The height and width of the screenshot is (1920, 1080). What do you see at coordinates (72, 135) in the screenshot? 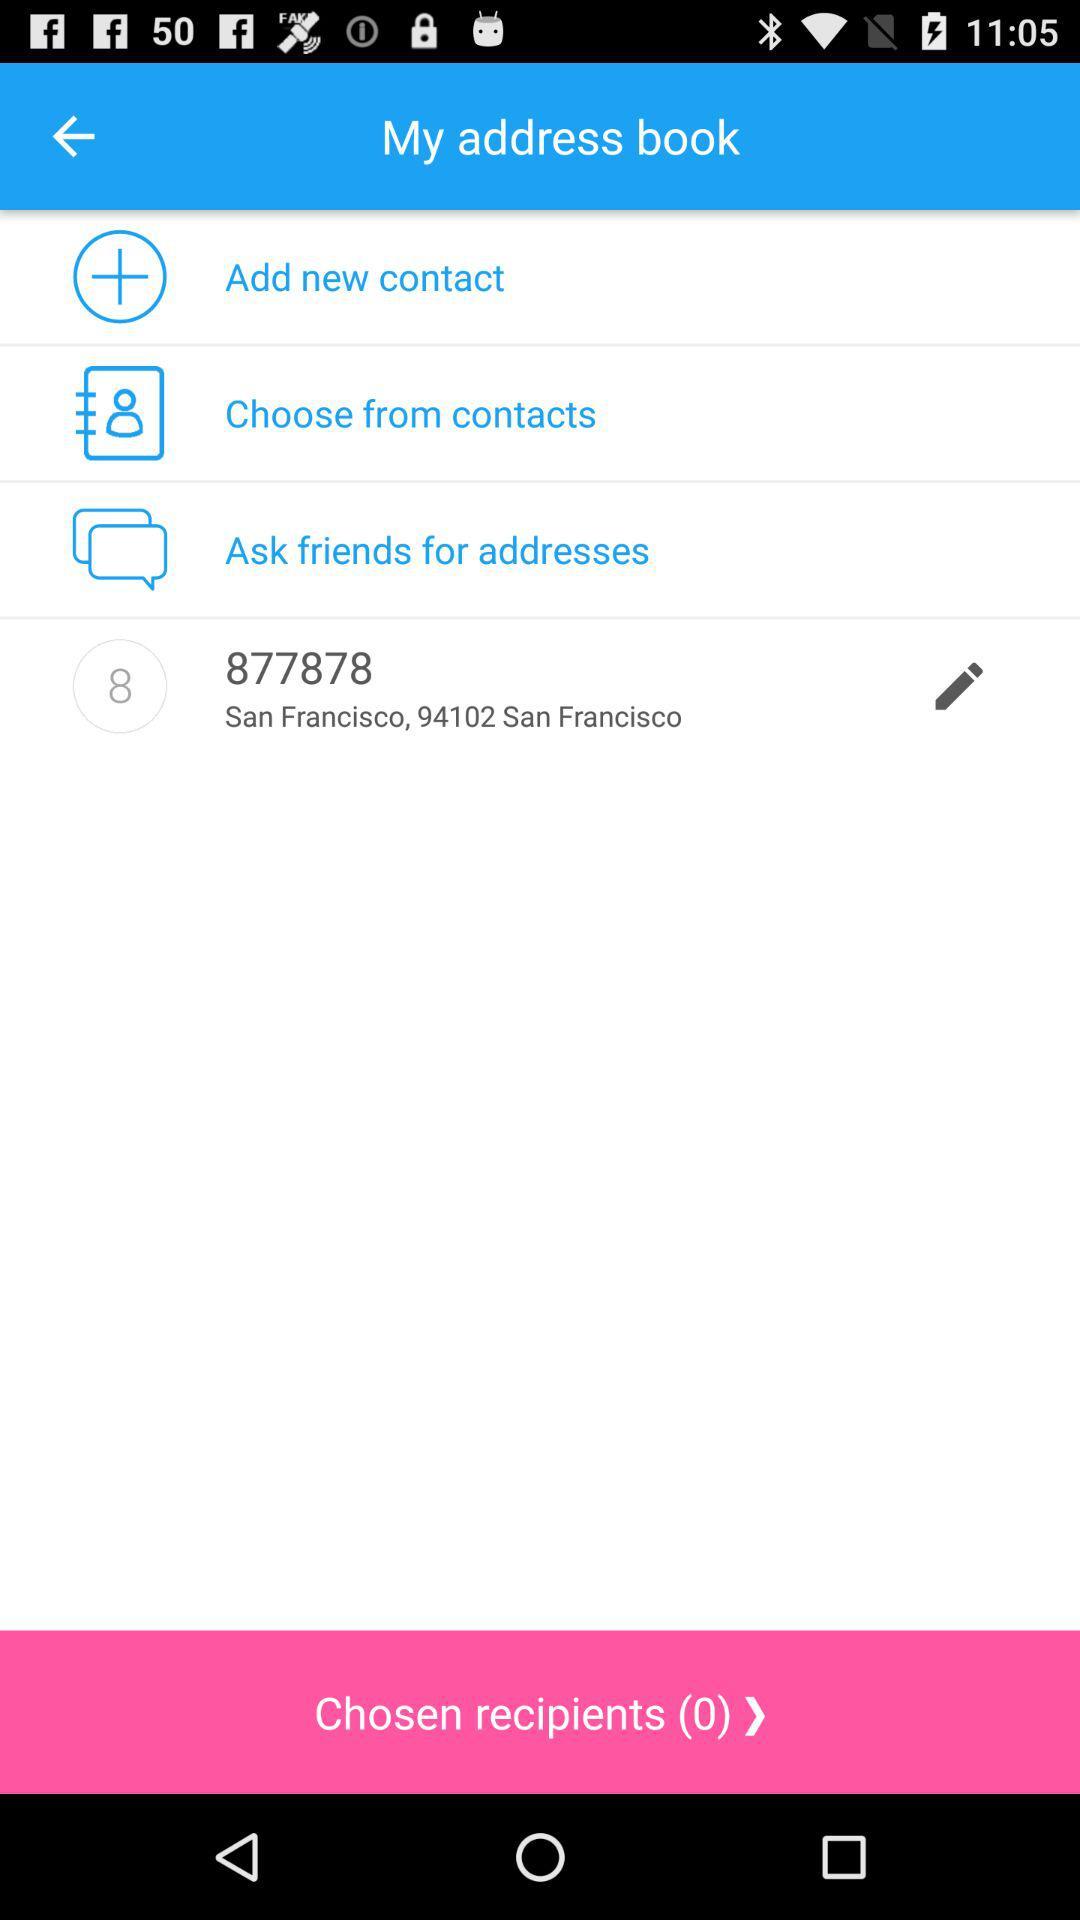
I see `previous` at bounding box center [72, 135].